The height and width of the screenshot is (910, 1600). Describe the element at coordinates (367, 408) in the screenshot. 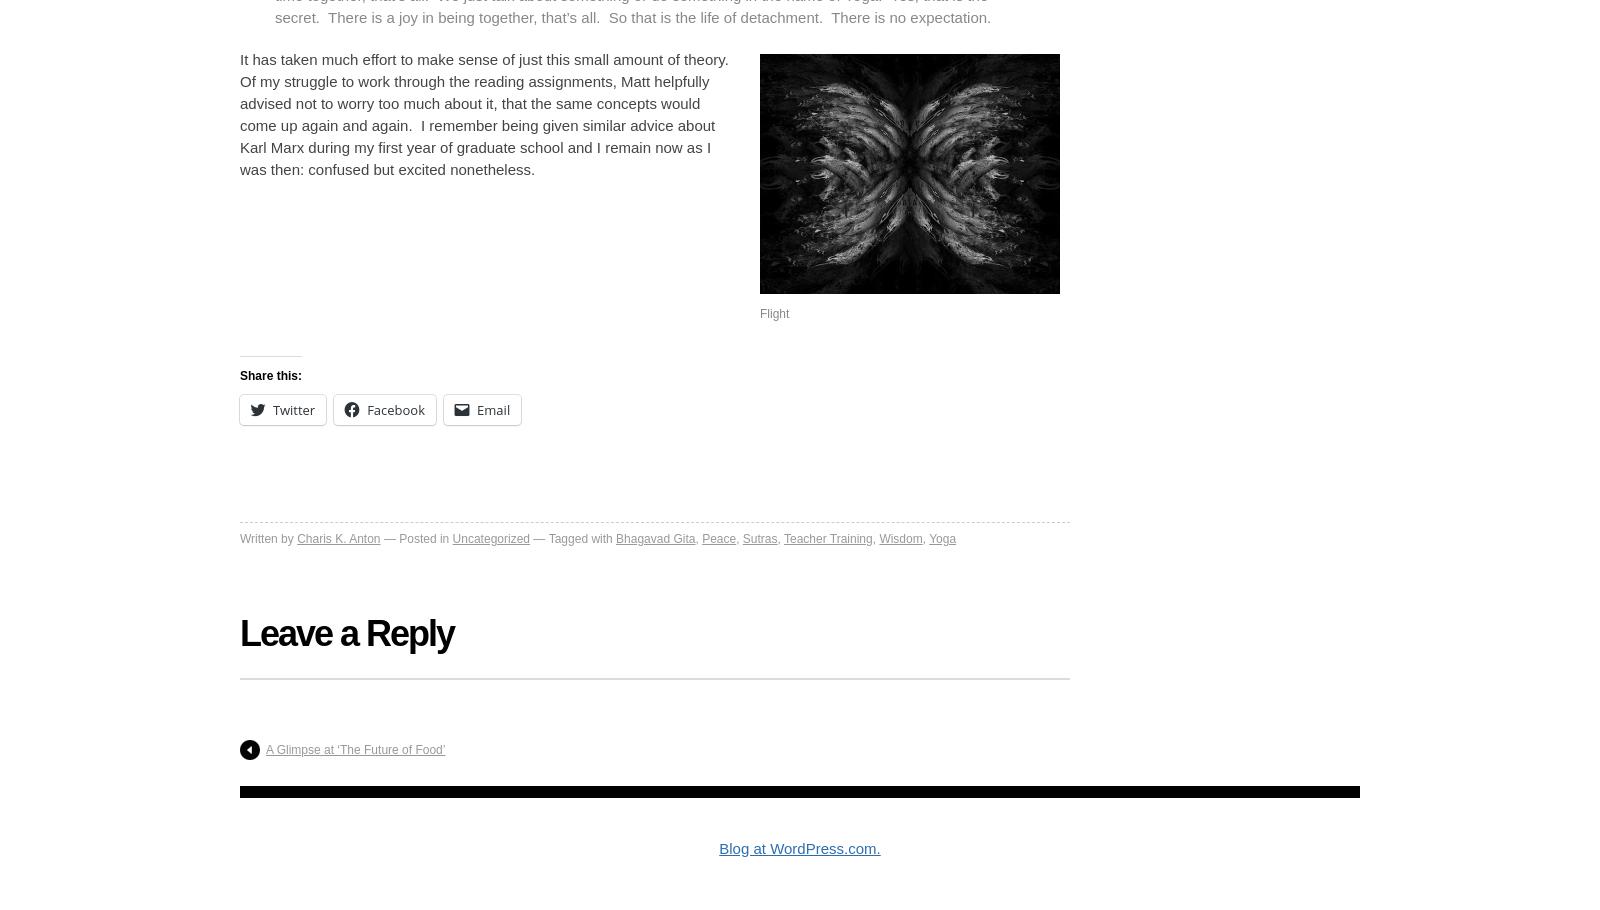

I see `'Facebook'` at that location.